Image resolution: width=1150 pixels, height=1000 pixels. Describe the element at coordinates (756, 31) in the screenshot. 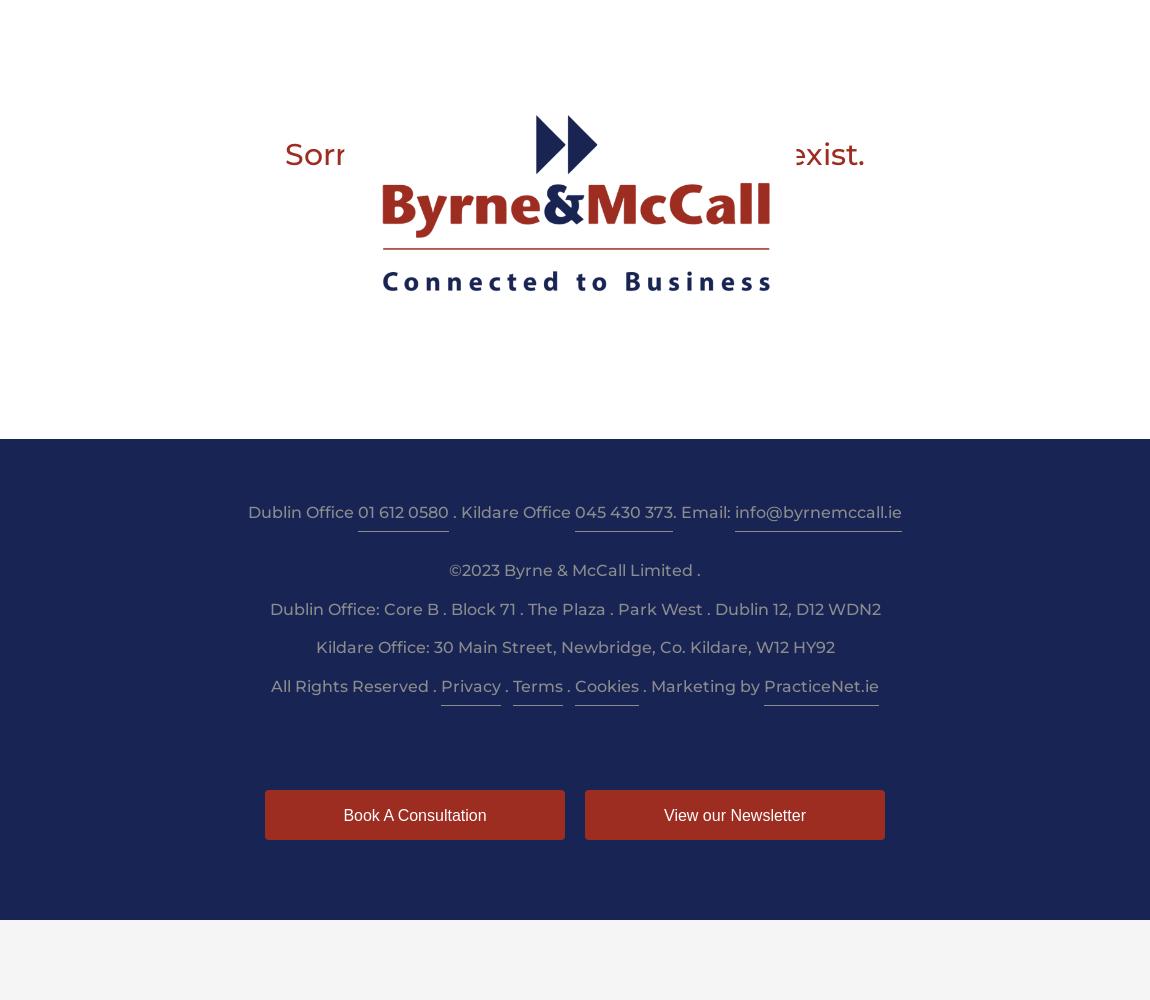

I see `'Budget'` at that location.